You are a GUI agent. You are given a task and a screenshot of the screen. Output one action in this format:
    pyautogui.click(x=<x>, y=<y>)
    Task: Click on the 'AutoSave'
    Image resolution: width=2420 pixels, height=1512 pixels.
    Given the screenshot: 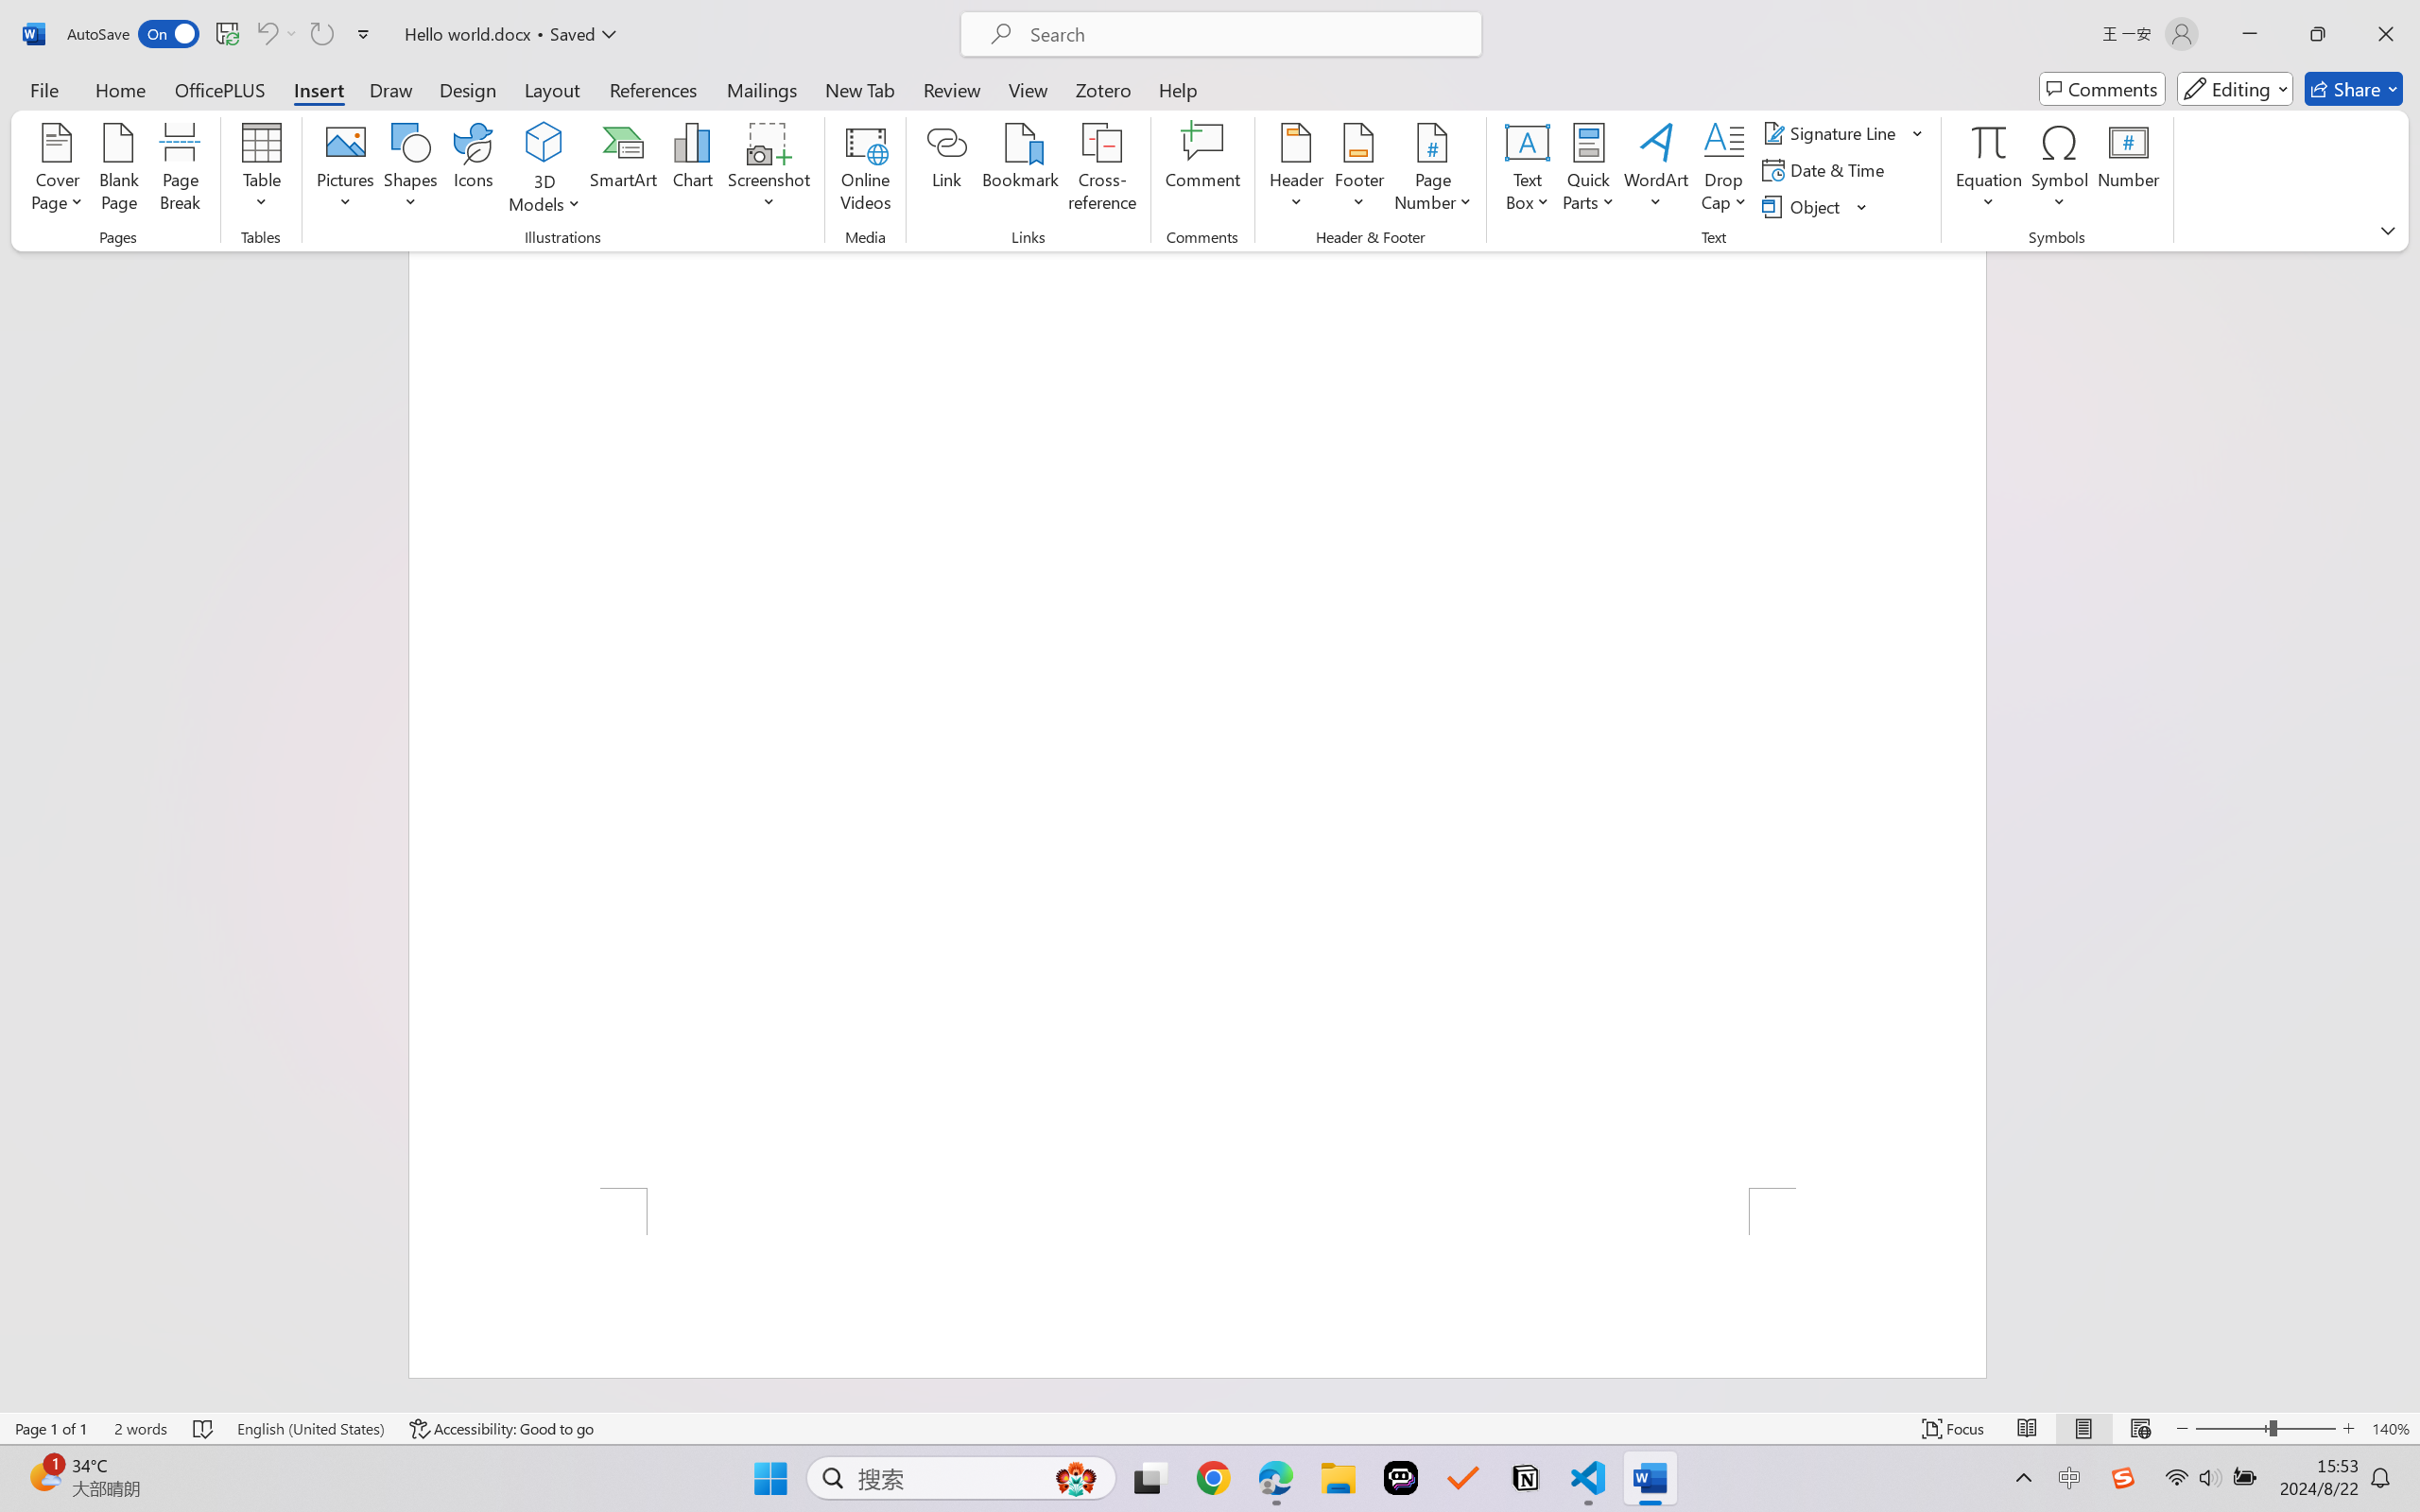 What is the action you would take?
    pyautogui.click(x=133, y=33)
    